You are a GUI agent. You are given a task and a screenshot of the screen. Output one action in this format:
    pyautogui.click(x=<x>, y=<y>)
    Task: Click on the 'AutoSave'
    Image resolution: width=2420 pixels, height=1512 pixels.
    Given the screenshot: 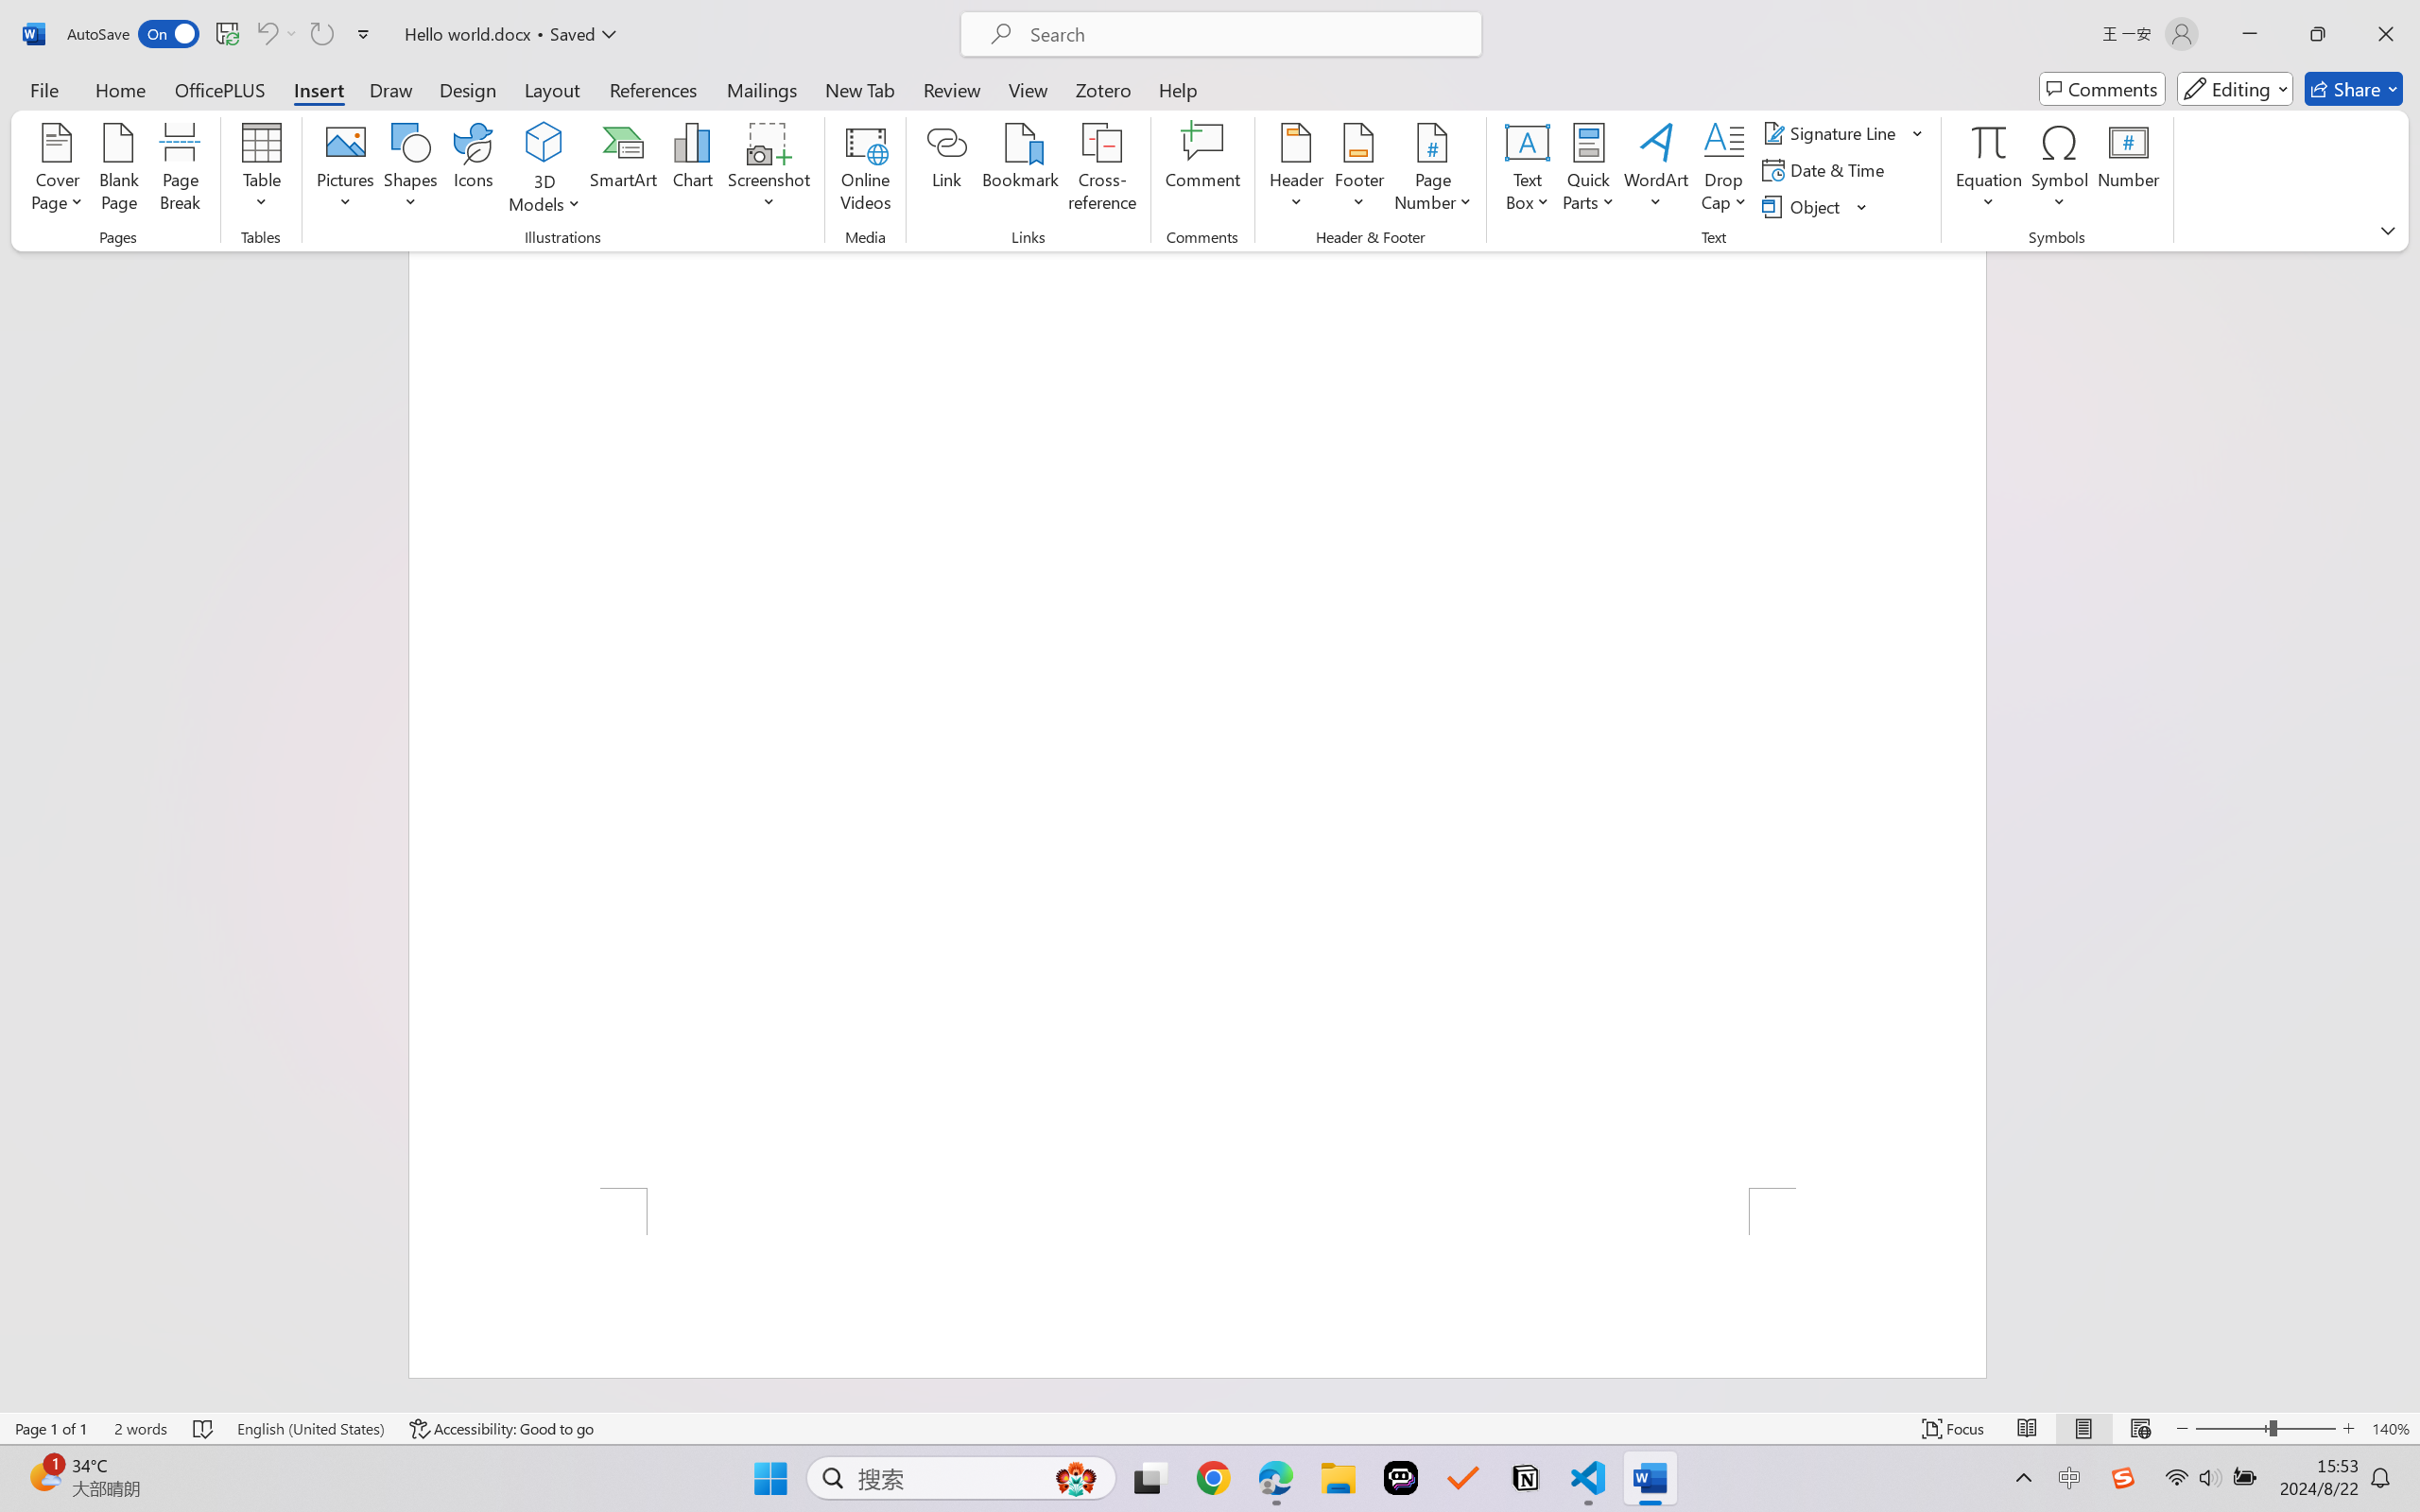 What is the action you would take?
    pyautogui.click(x=133, y=33)
    